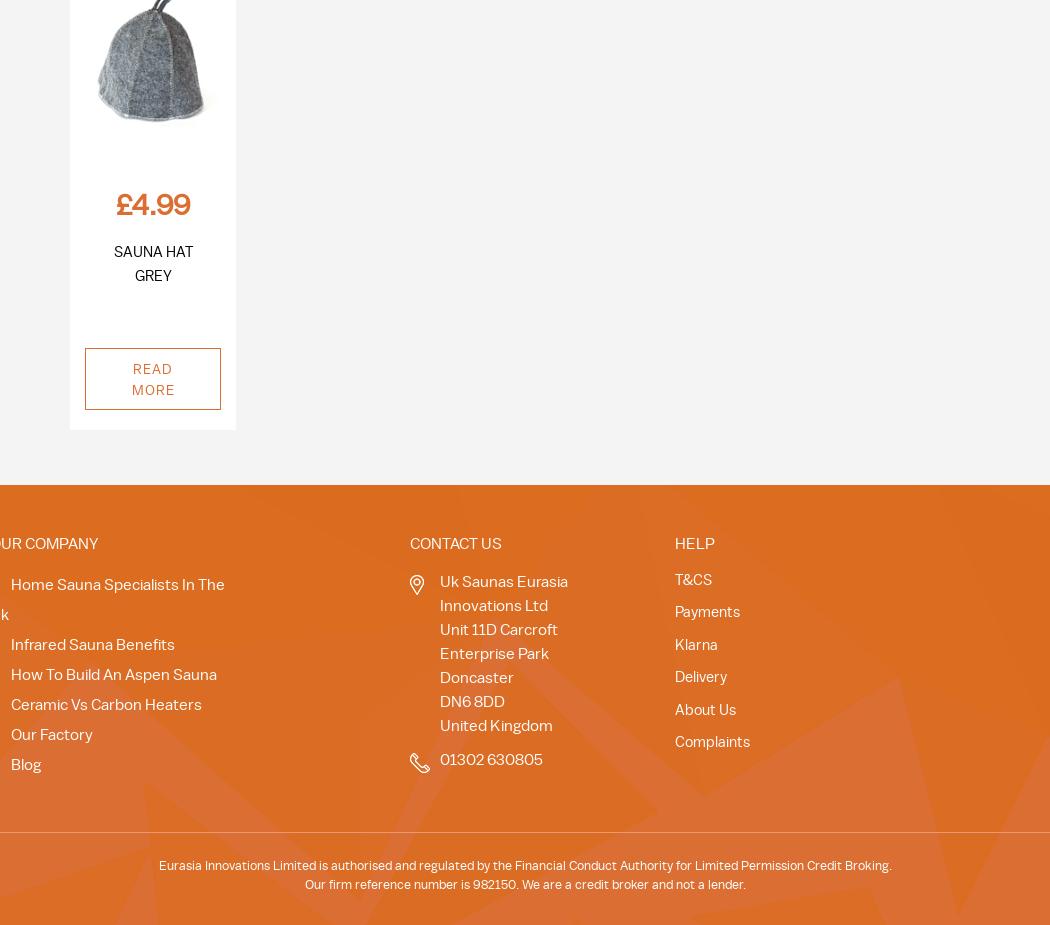  What do you see at coordinates (475, 677) in the screenshot?
I see `'Doncaster'` at bounding box center [475, 677].